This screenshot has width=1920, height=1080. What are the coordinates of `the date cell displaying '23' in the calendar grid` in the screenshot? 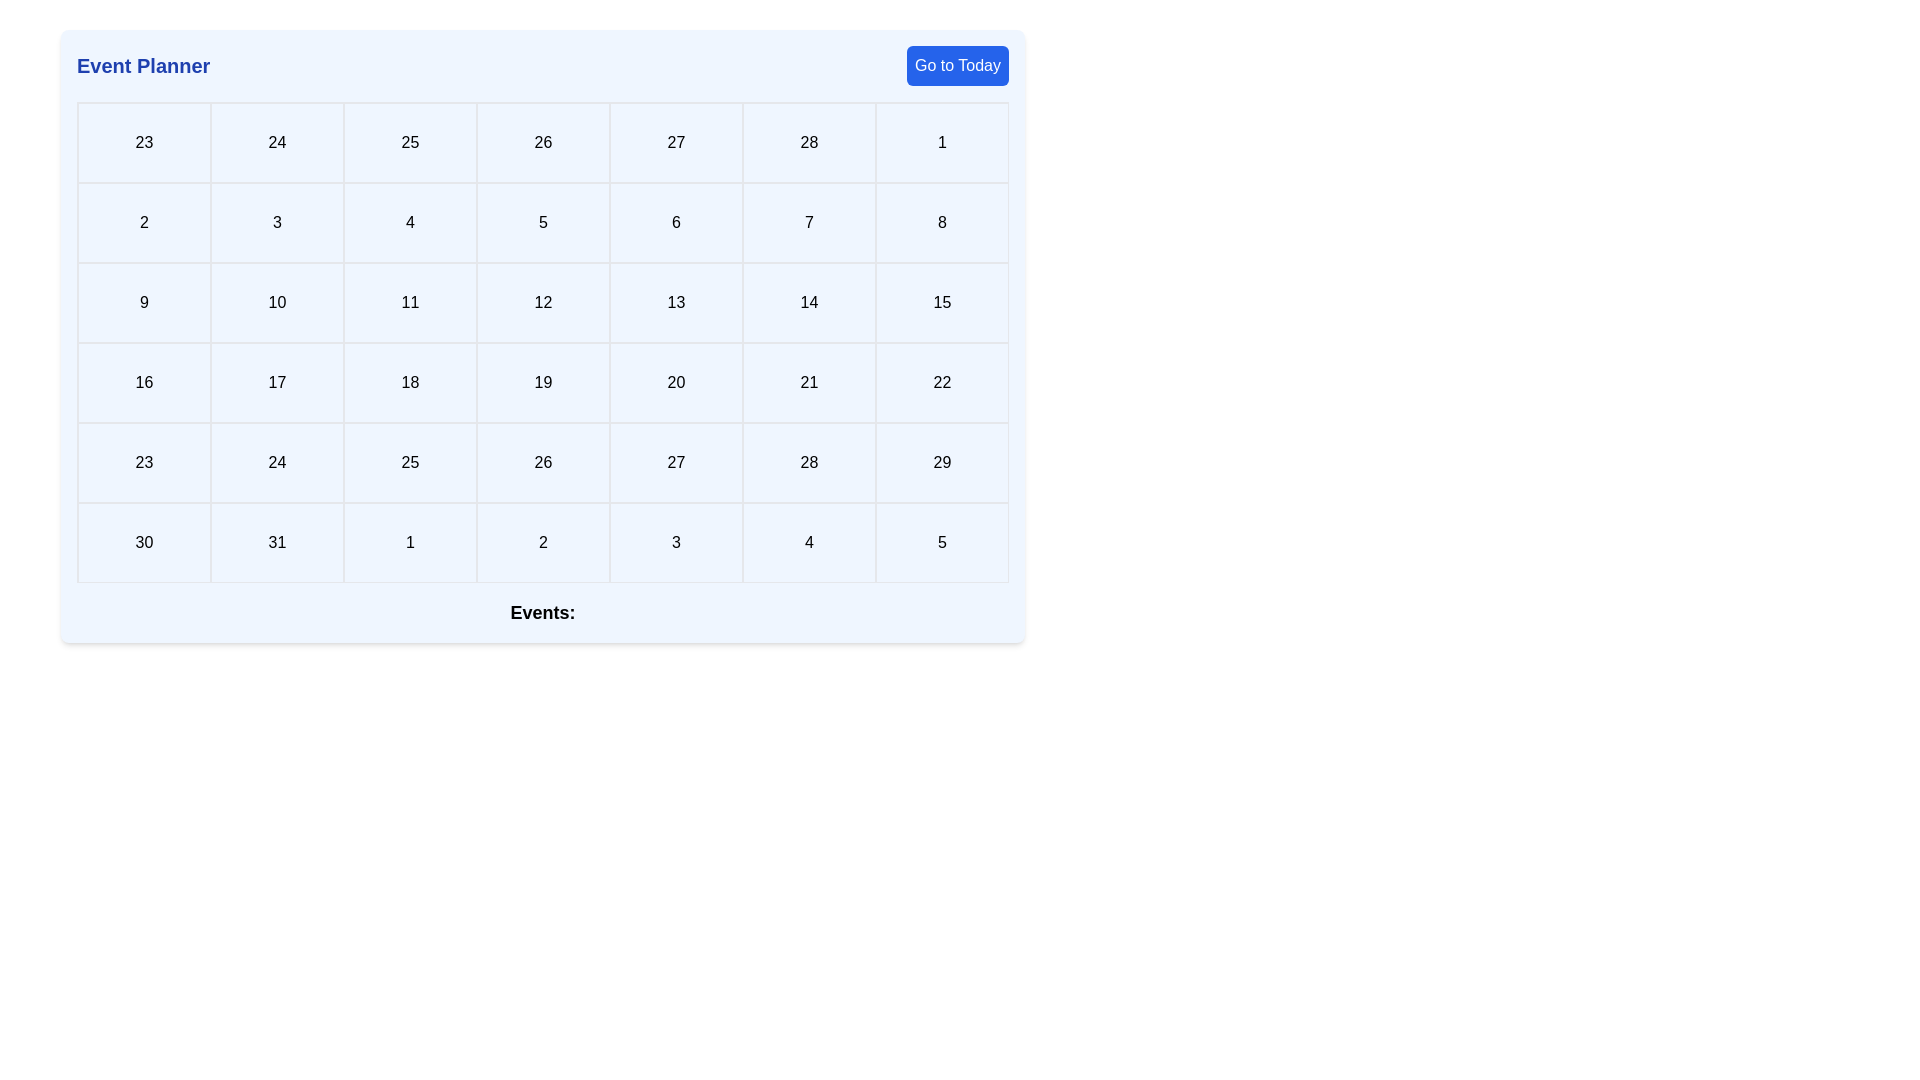 It's located at (143, 141).